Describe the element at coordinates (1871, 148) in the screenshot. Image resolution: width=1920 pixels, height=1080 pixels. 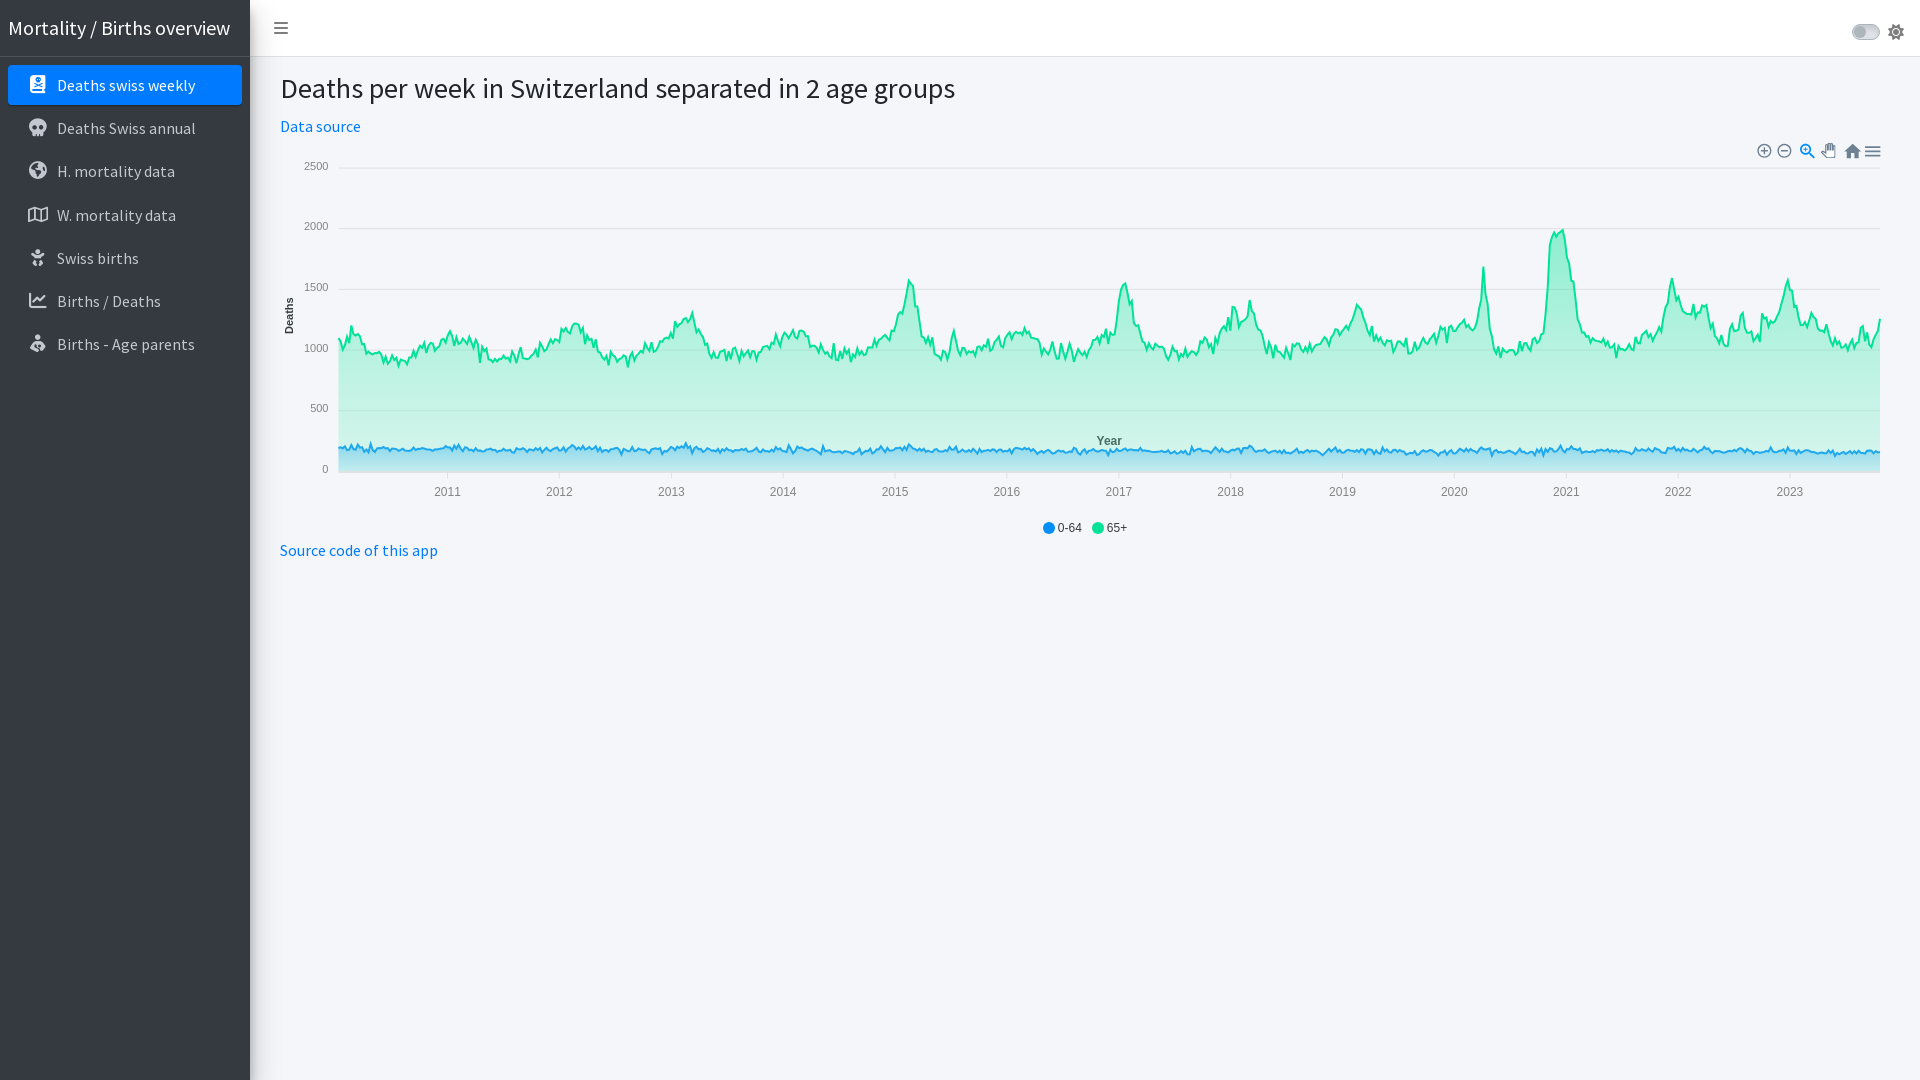
I see `'Menu'` at that location.